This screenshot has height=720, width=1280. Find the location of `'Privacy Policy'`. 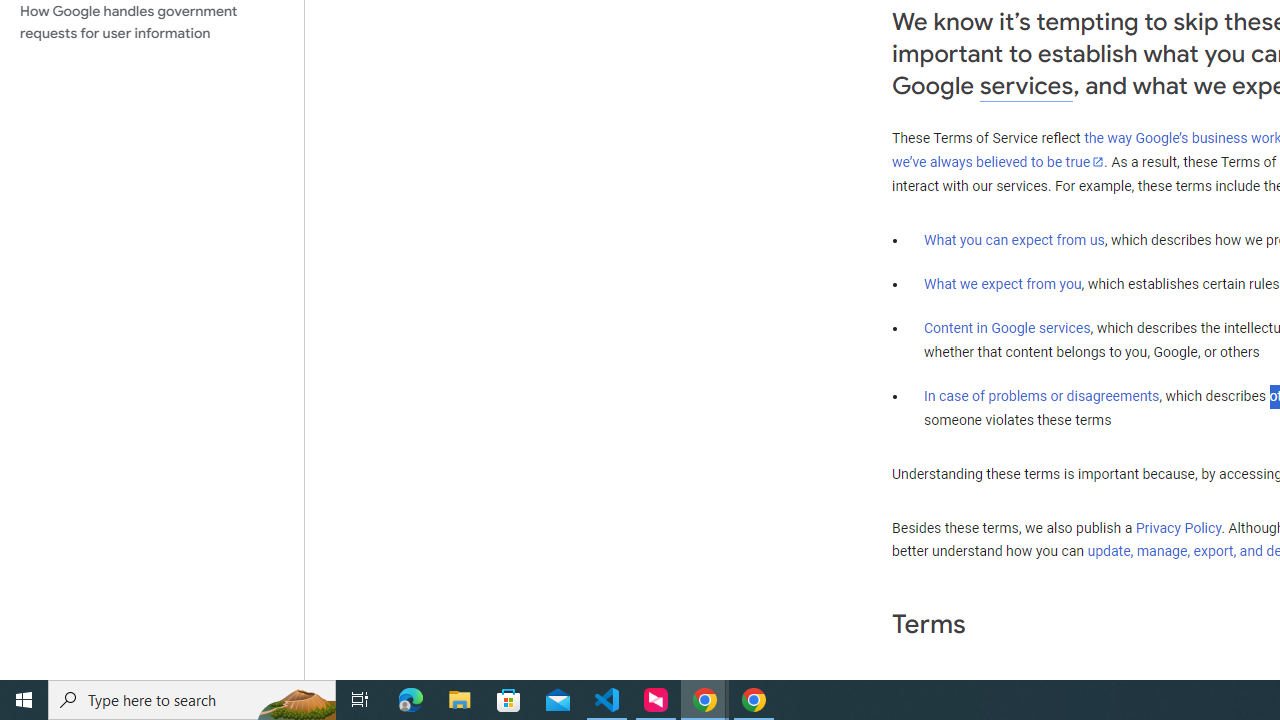

'Privacy Policy' is located at coordinates (1178, 527).